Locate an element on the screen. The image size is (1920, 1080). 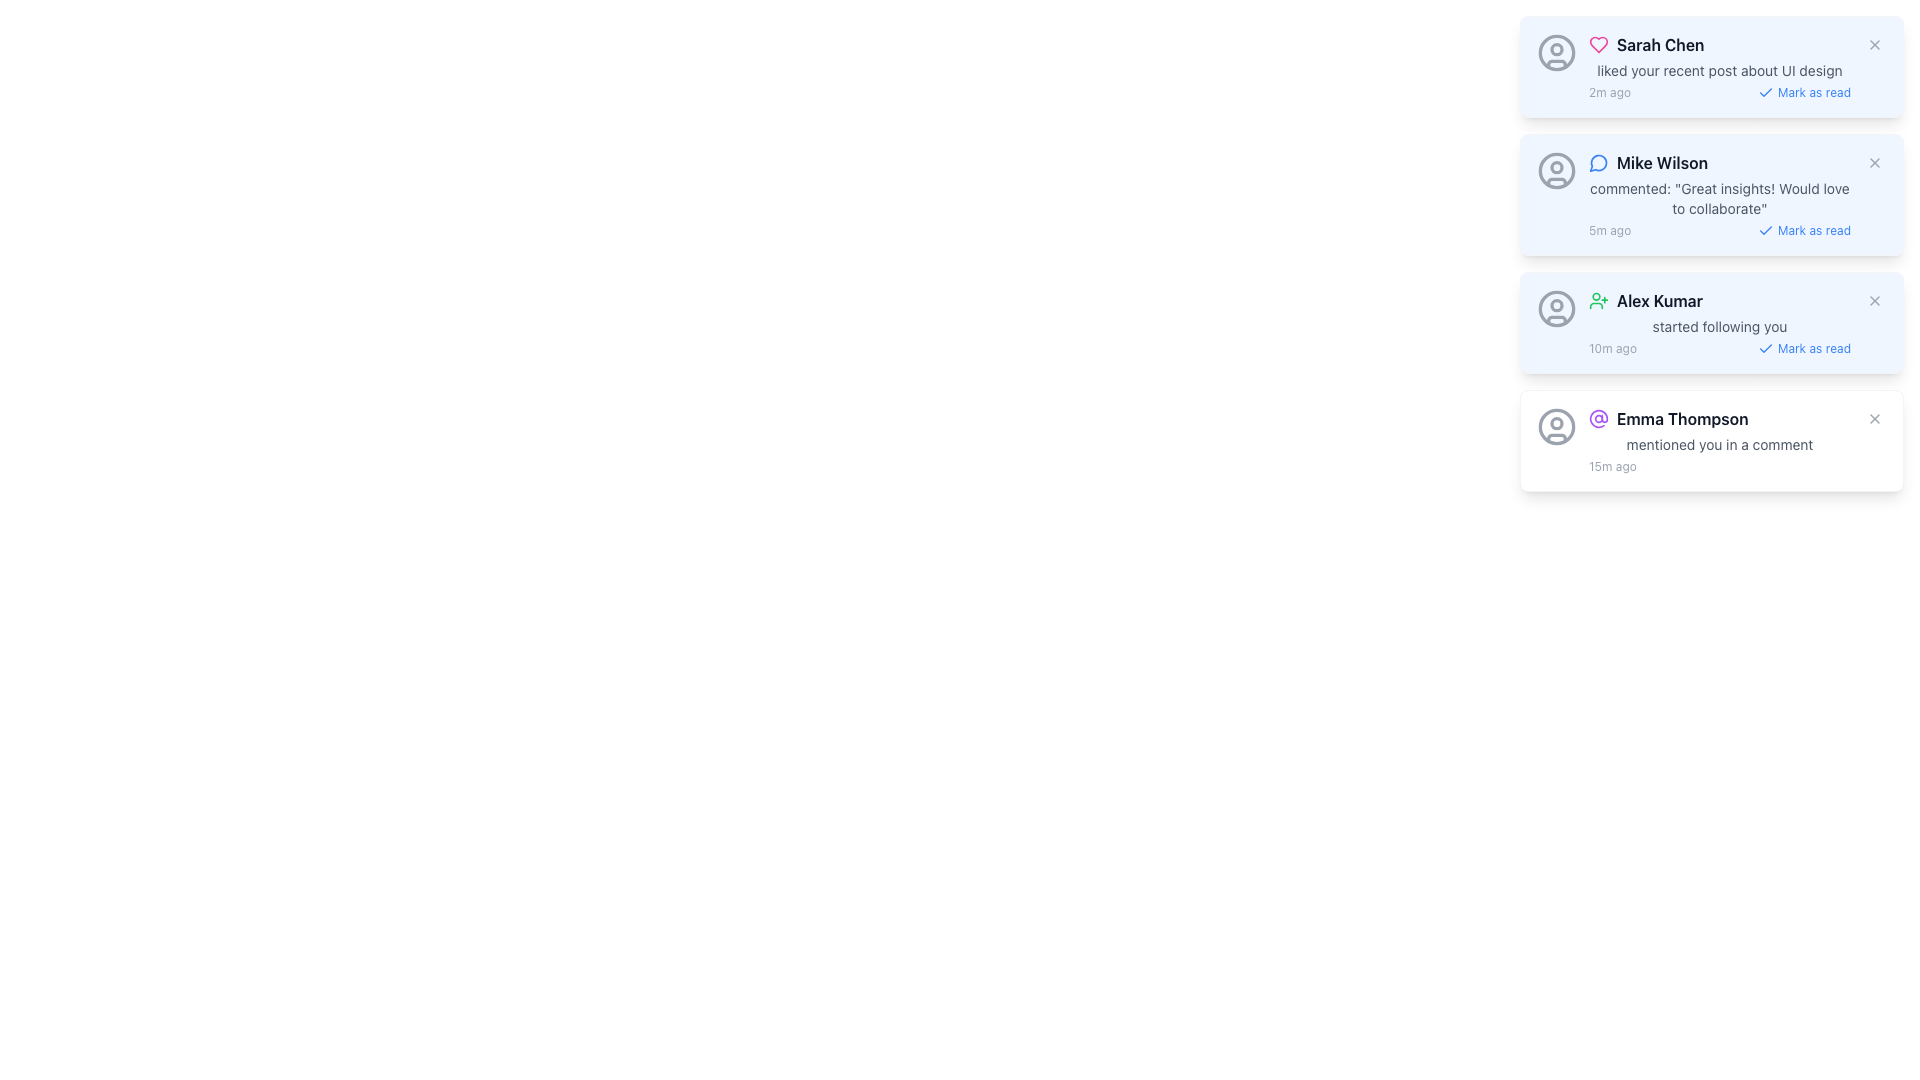
the Profile icon or avatar placeholder that represents a user in the notification card labeled 'Emma Thompson mentioned you in a comment 15m ago', positioned at the leftmost side and fourth from the top in the list of notifications is located at coordinates (1555, 426).